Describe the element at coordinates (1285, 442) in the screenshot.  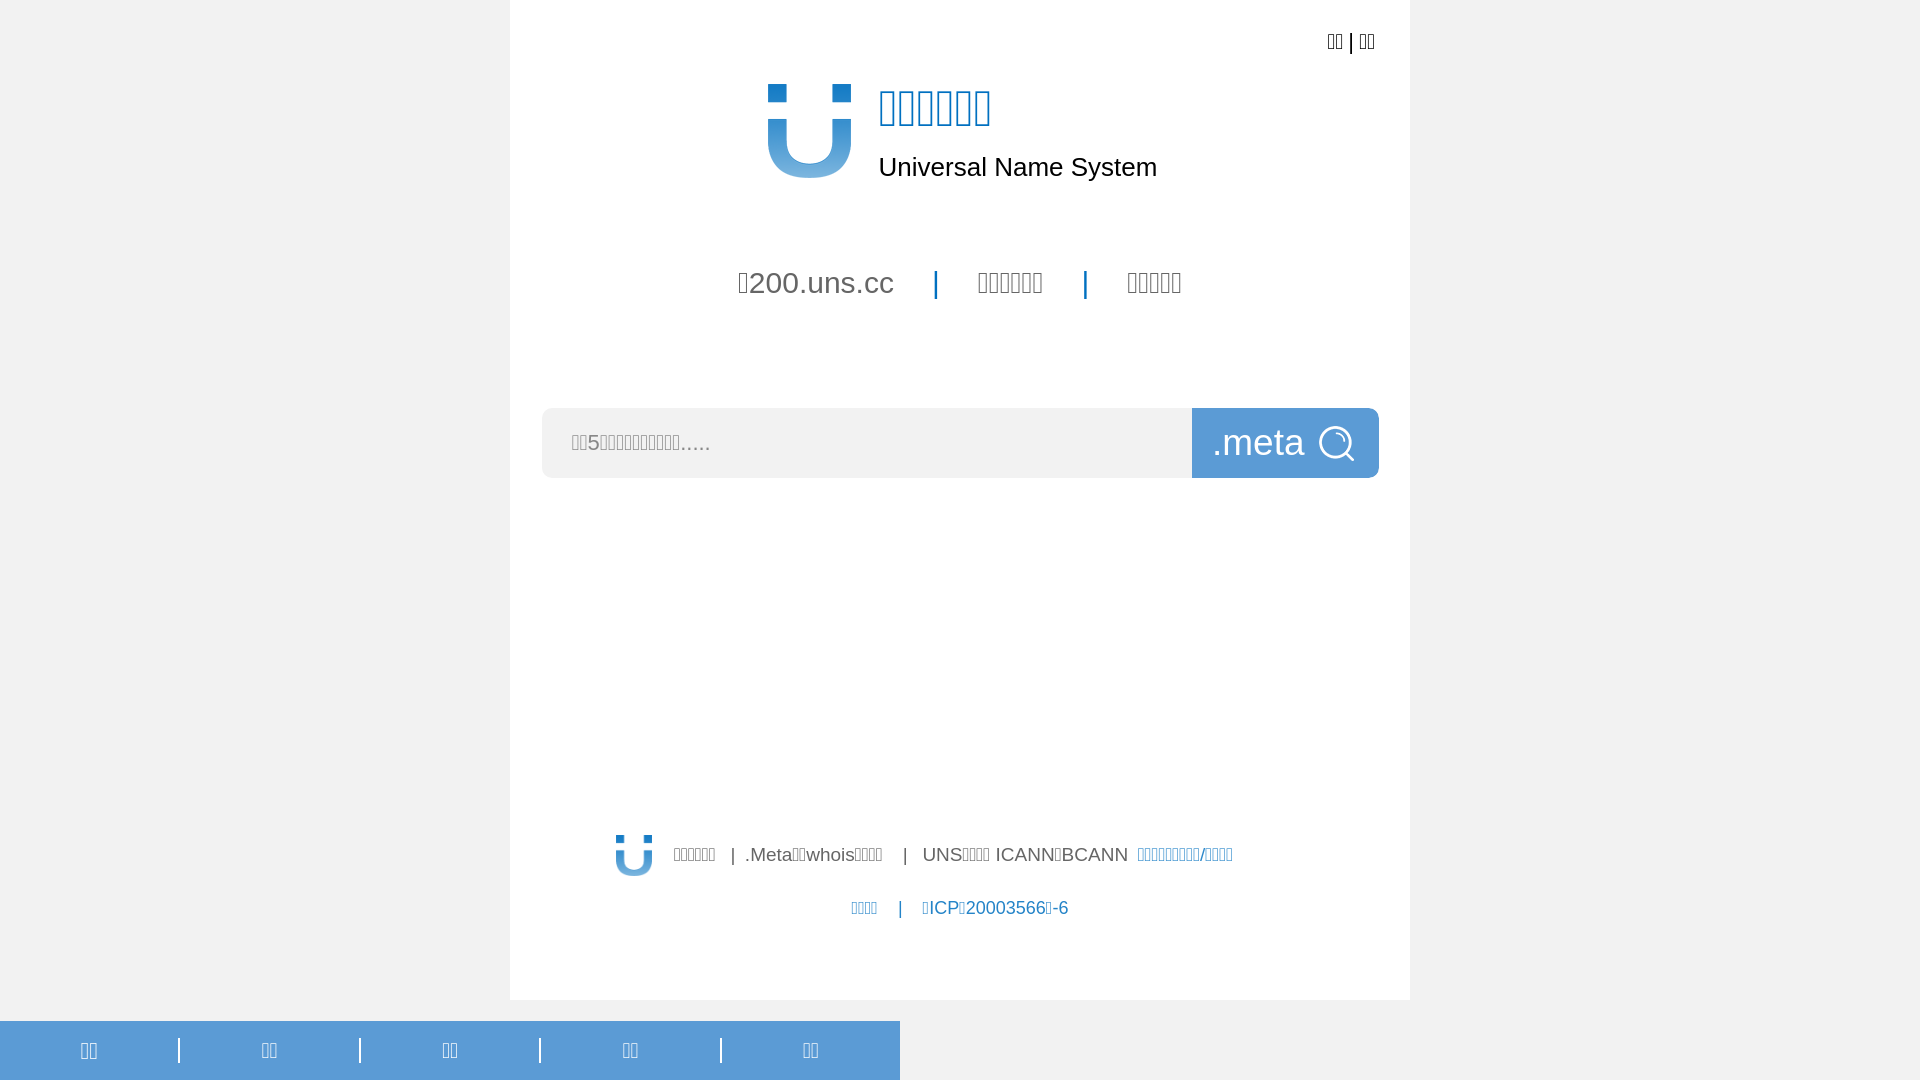
I see `'.meta'` at that location.